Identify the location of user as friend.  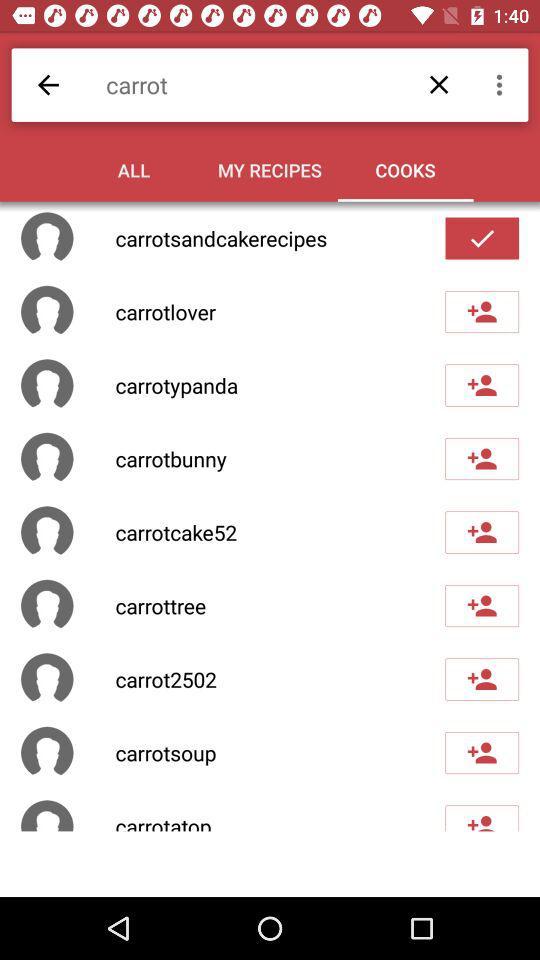
(481, 458).